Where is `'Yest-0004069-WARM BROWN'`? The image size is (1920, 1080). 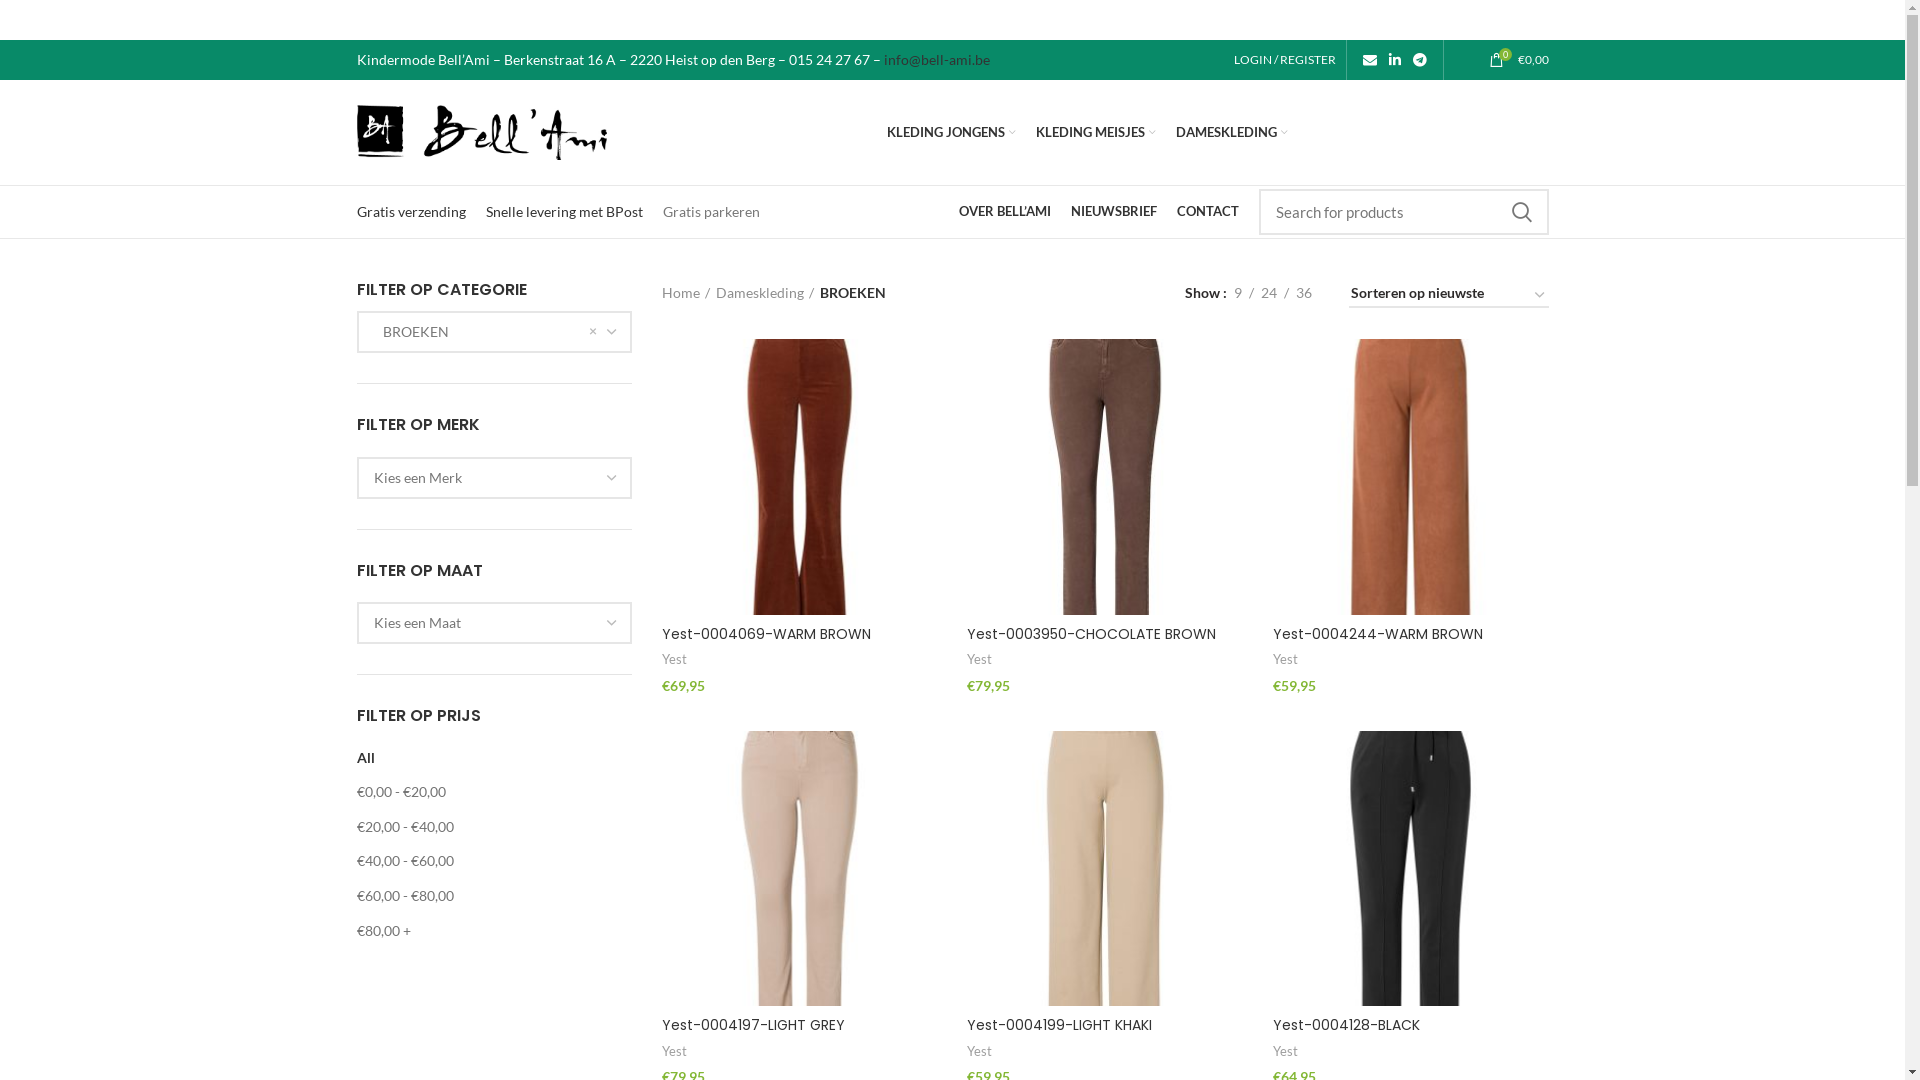
'Yest-0004069-WARM BROWN' is located at coordinates (662, 633).